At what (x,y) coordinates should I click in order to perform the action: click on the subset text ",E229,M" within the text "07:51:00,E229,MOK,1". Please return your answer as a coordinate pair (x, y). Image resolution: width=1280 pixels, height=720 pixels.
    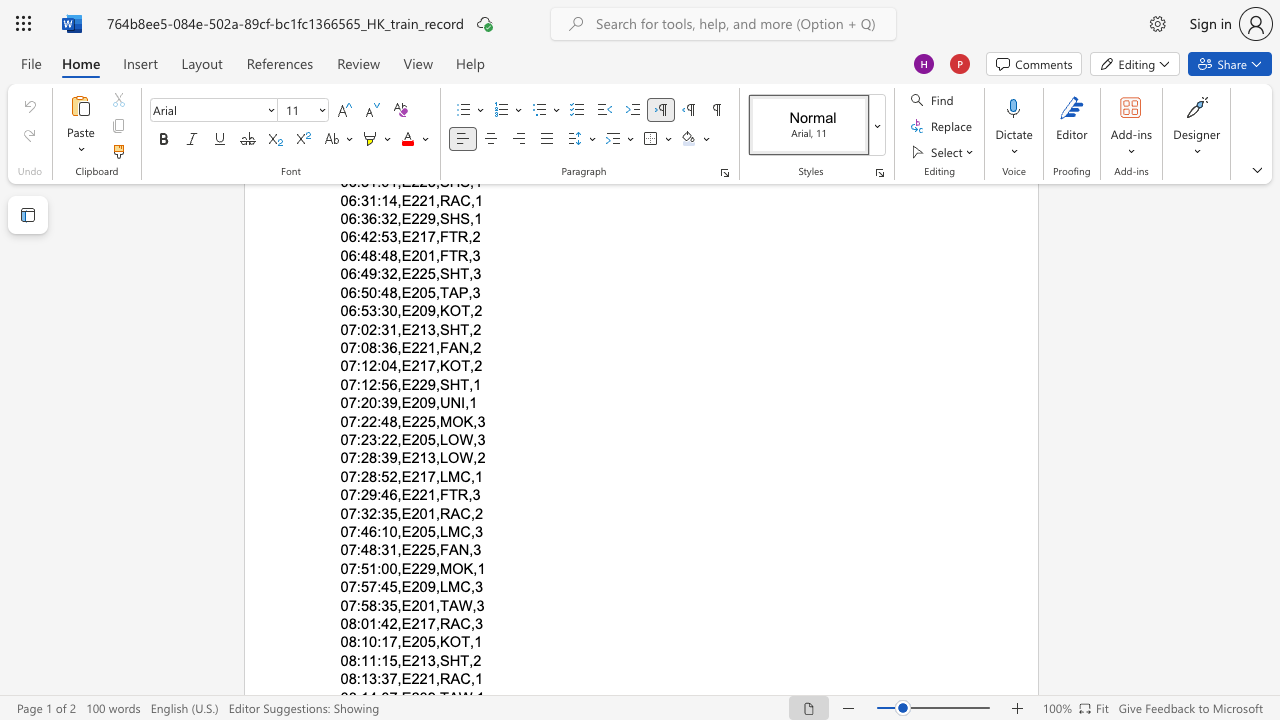
    Looking at the image, I should click on (397, 568).